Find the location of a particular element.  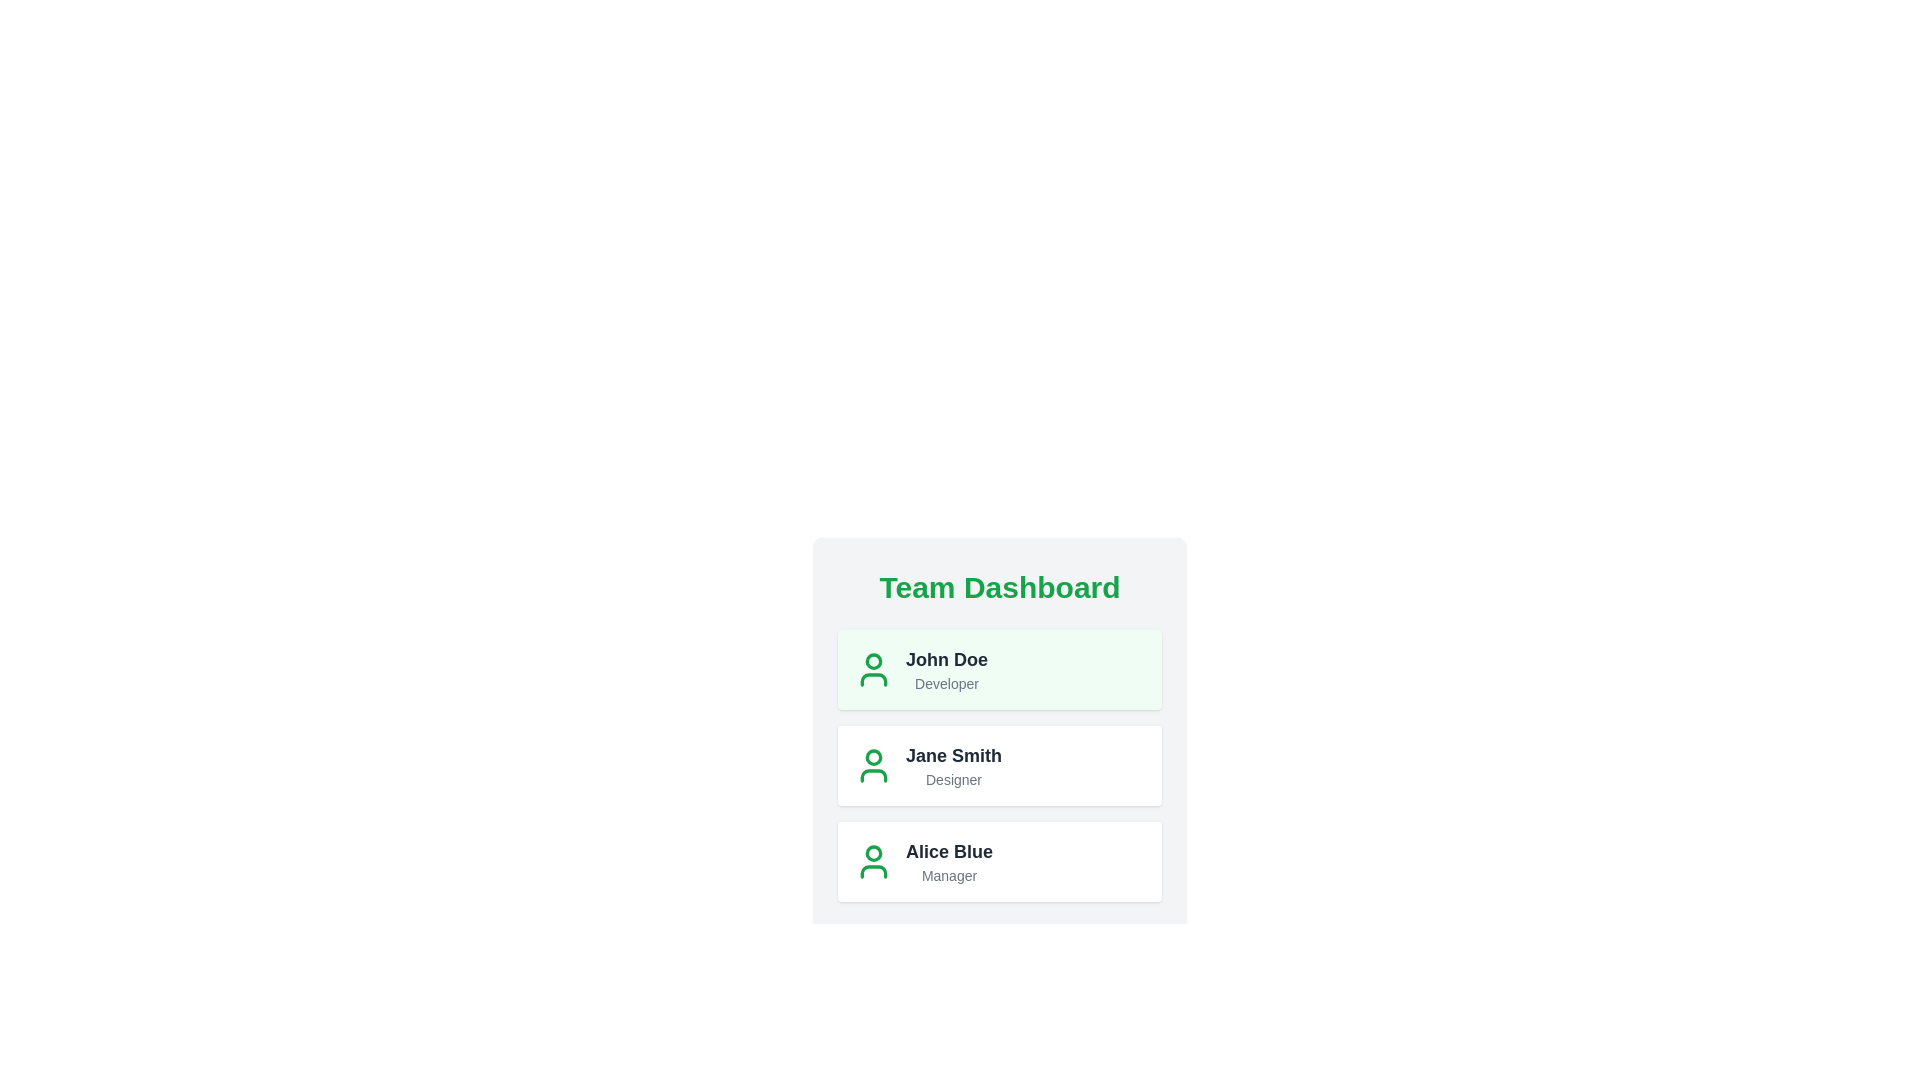

the avatar icon representing 'John Doe' is located at coordinates (873, 670).